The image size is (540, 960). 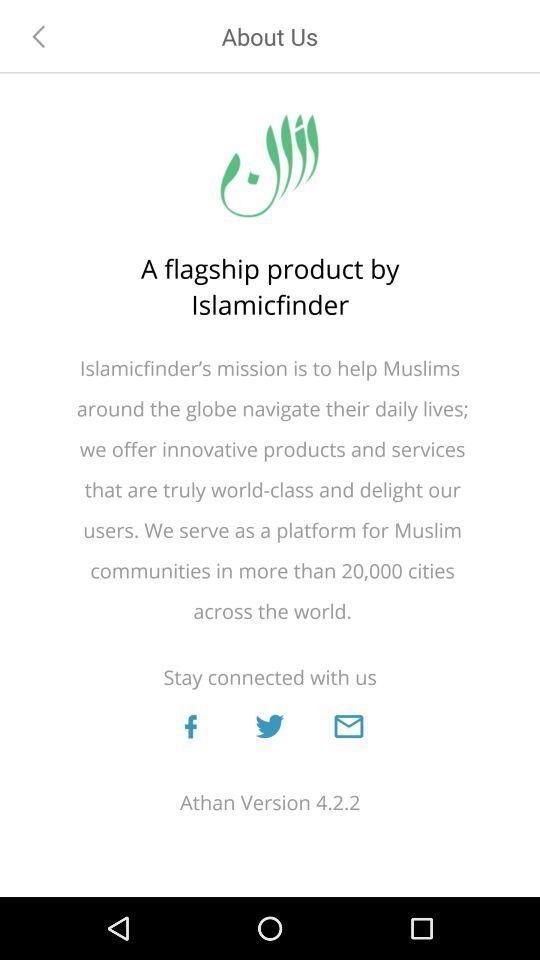 I want to click on the twitter icon, so click(x=269, y=725).